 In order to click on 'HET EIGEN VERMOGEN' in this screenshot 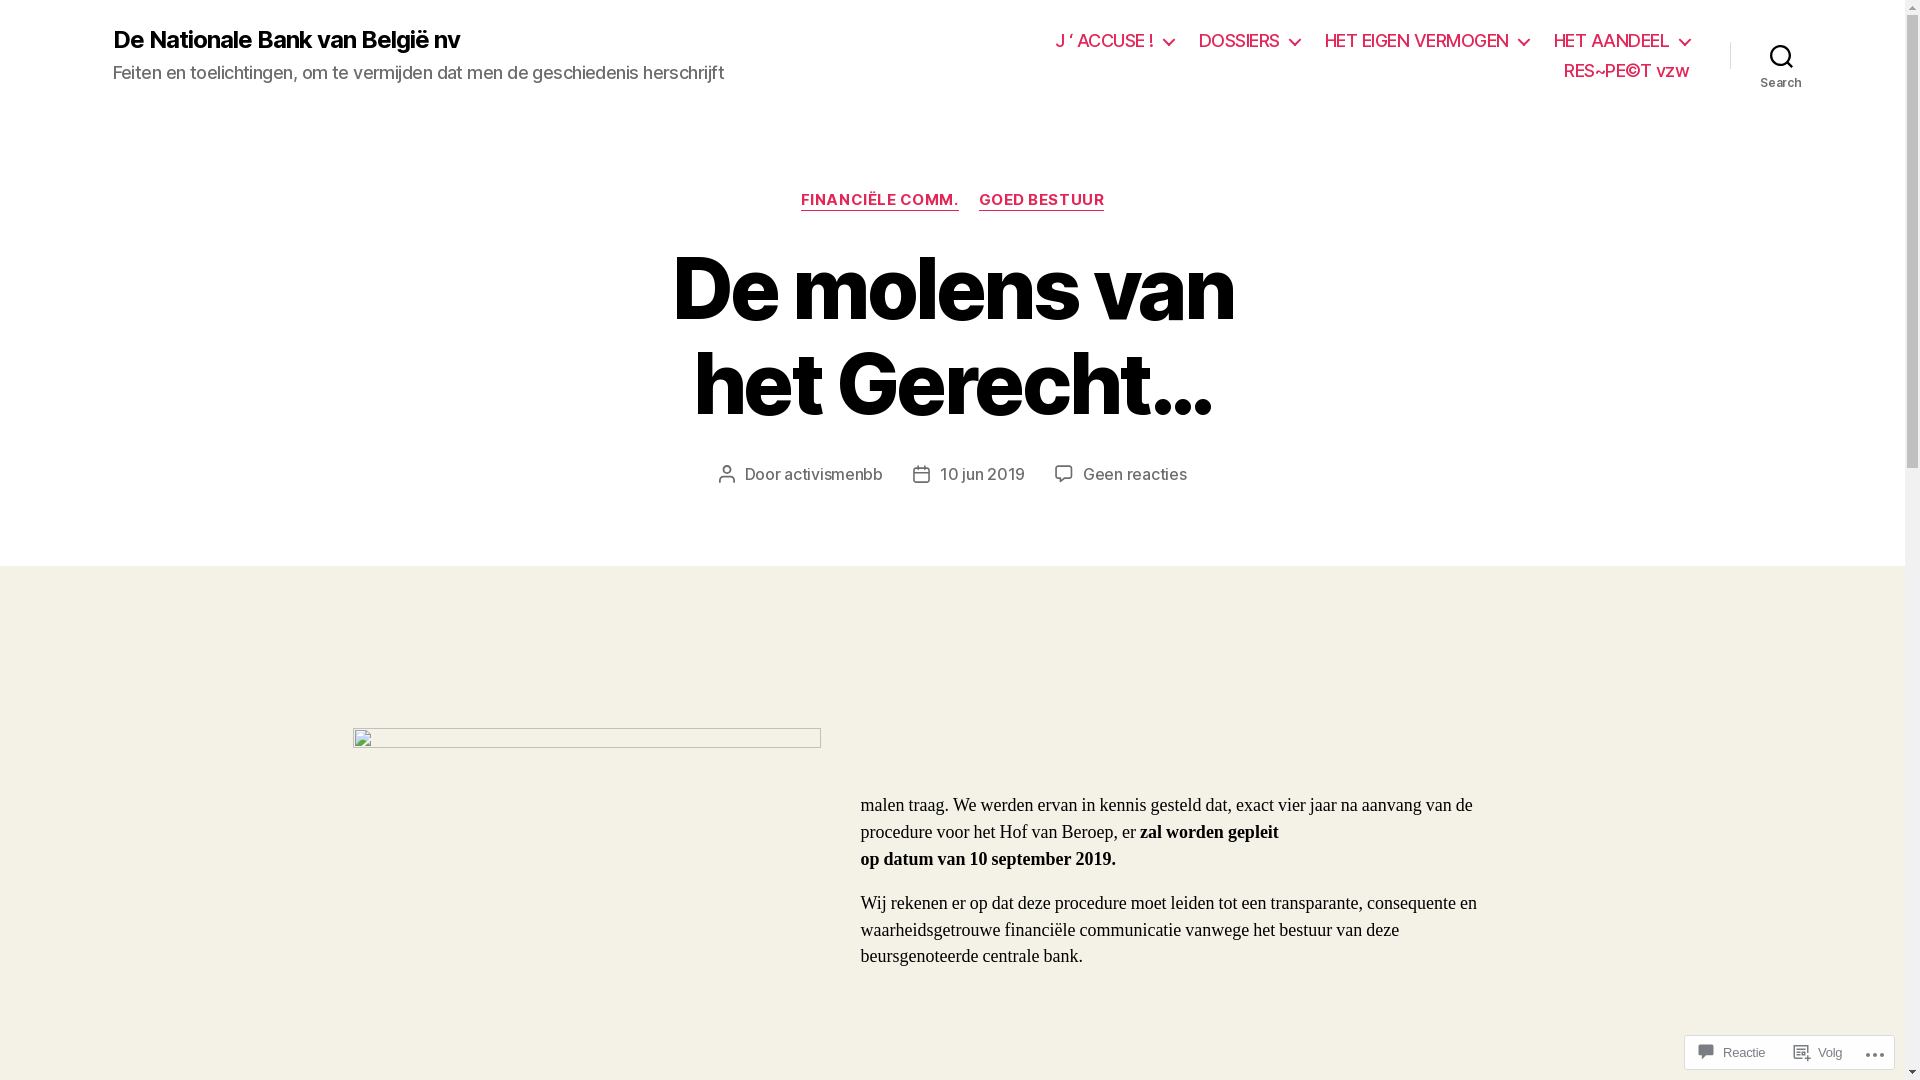, I will do `click(1425, 41)`.